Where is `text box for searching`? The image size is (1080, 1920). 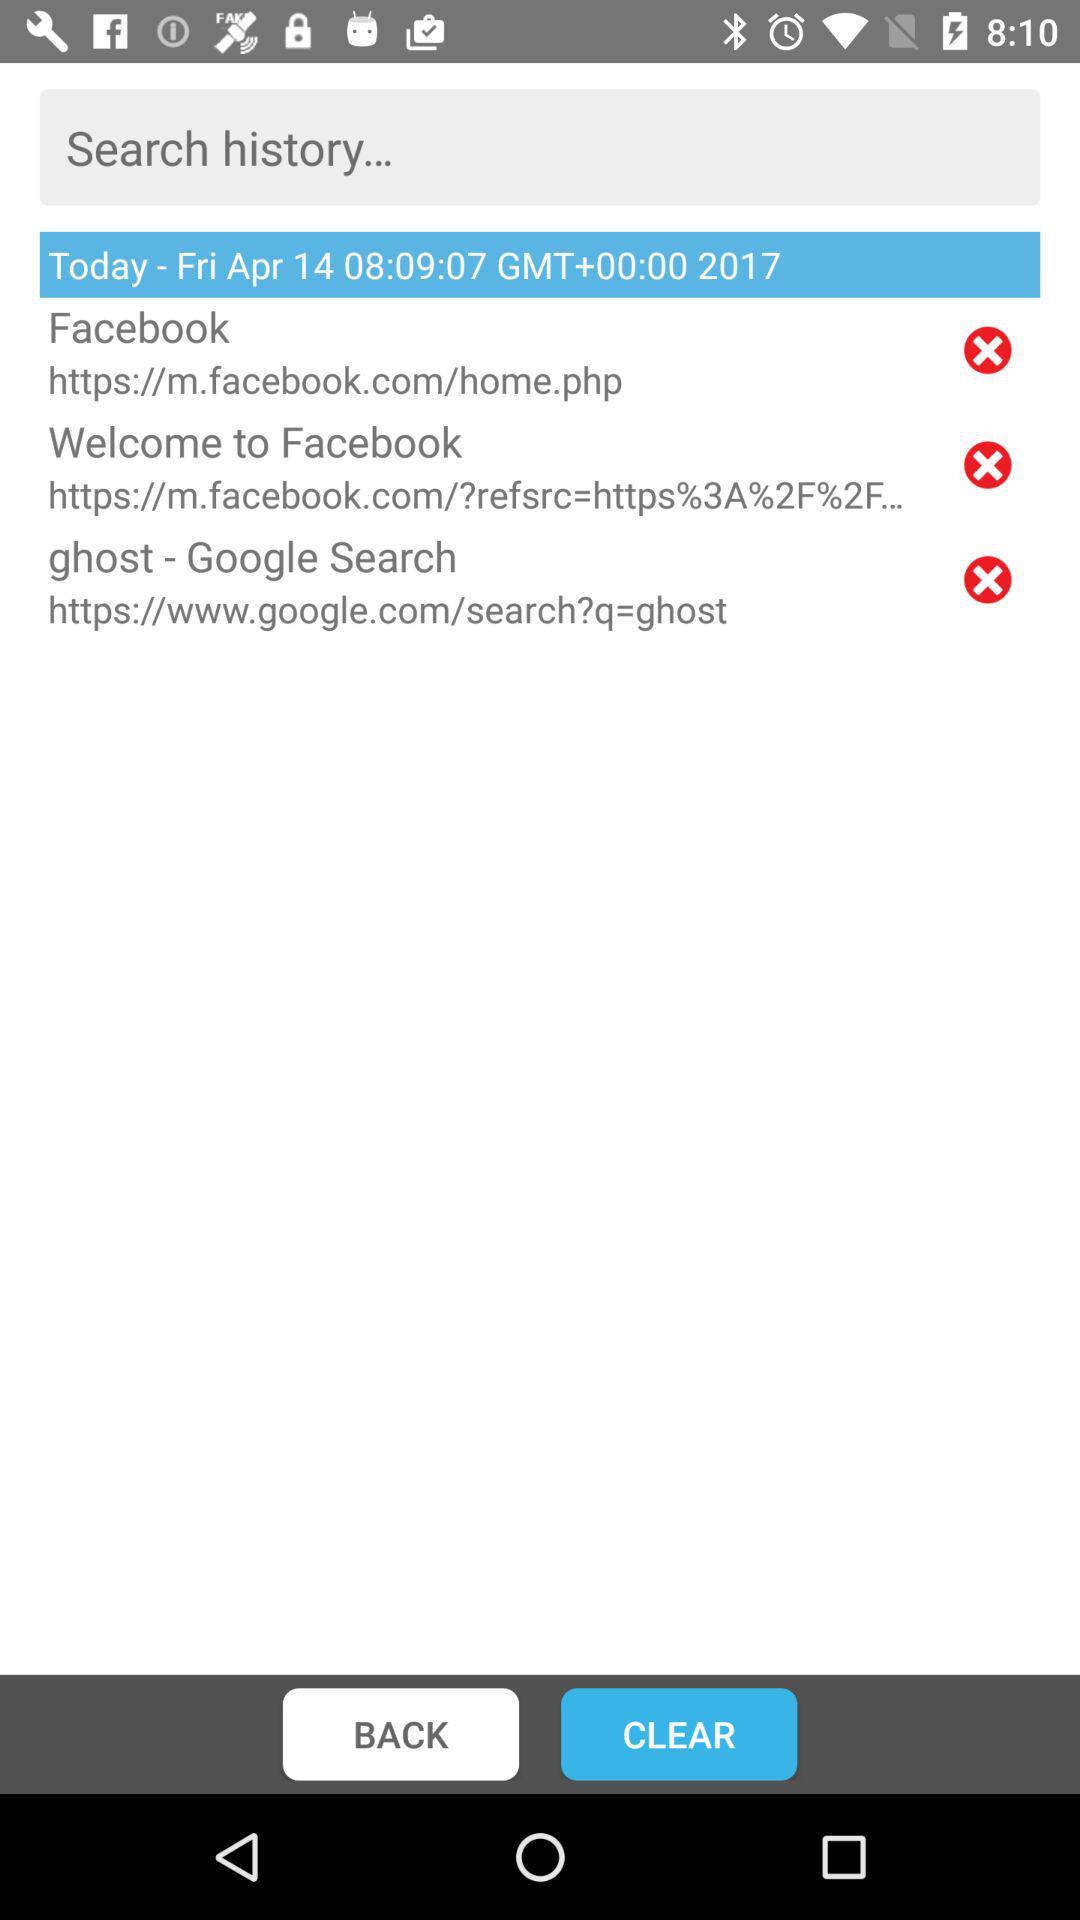 text box for searching is located at coordinates (540, 146).